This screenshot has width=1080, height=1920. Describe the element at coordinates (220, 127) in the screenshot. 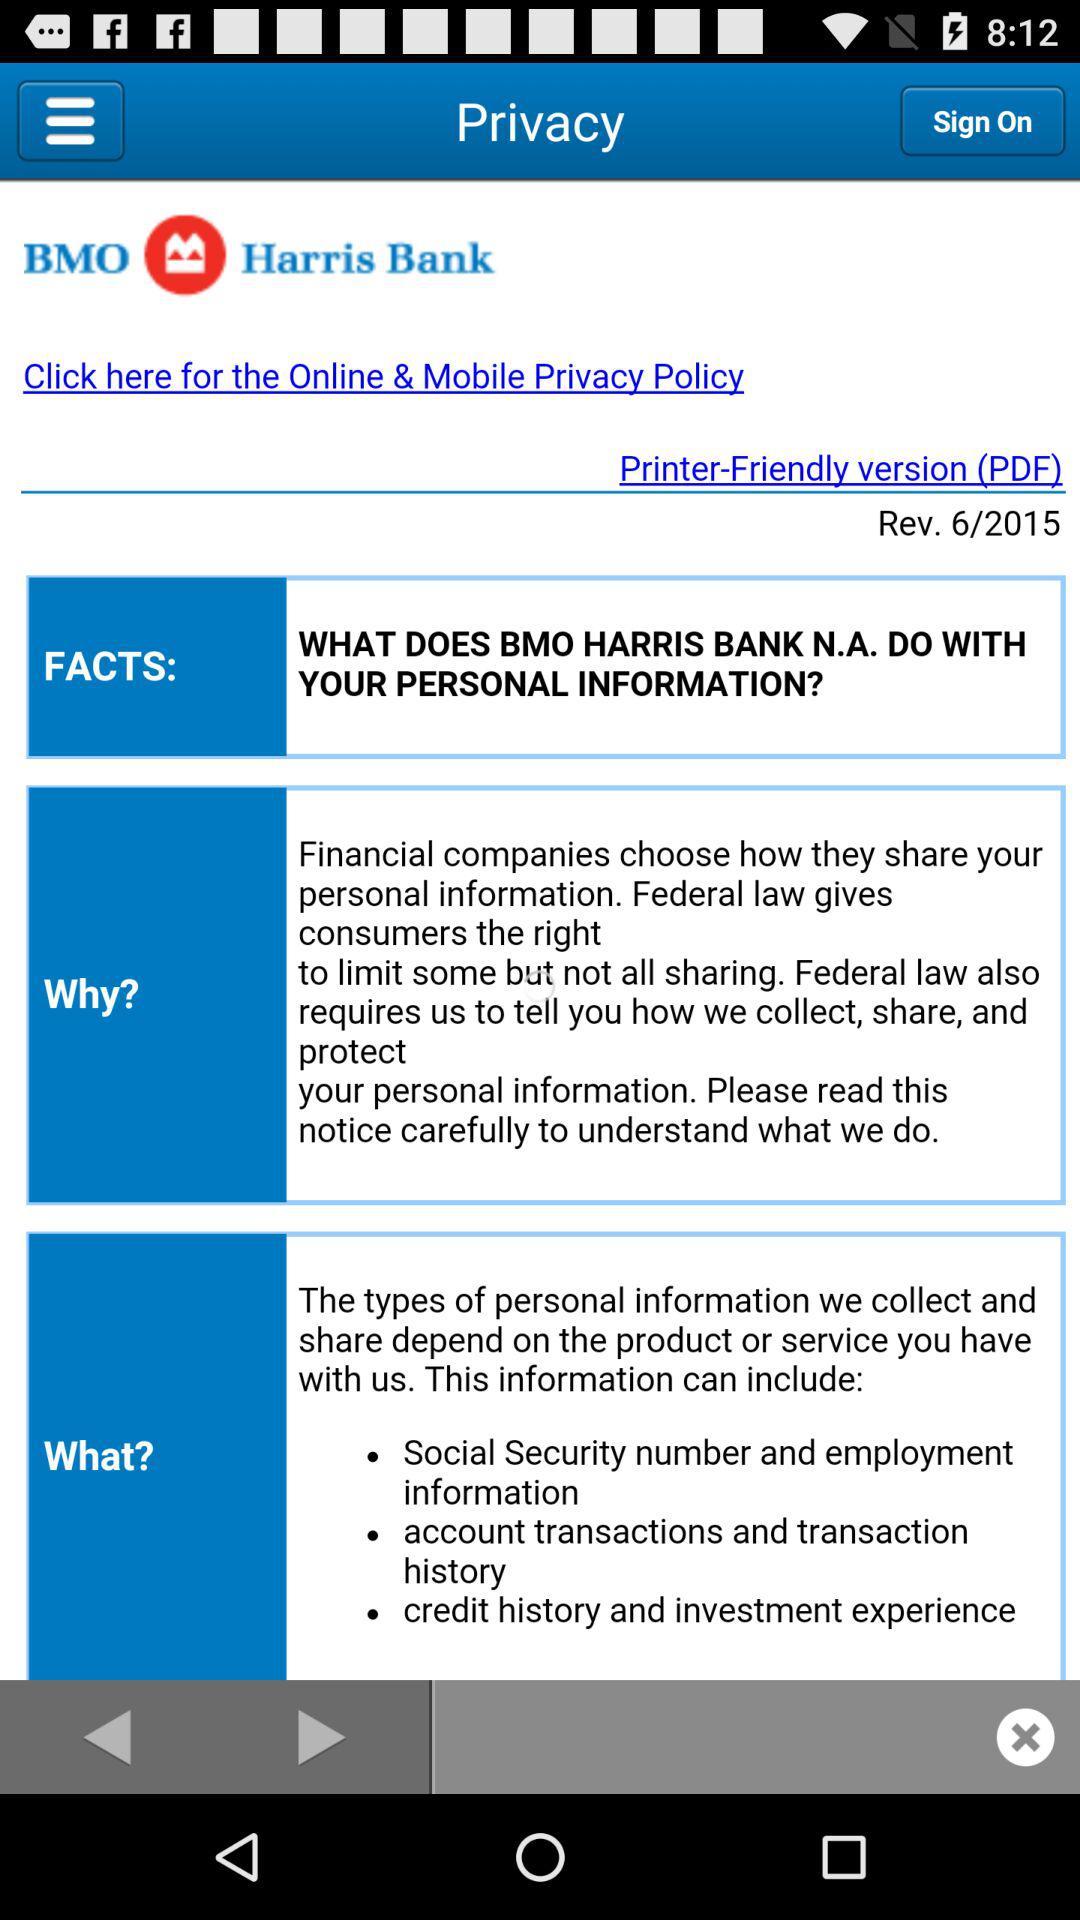

I see `the more icon` at that location.